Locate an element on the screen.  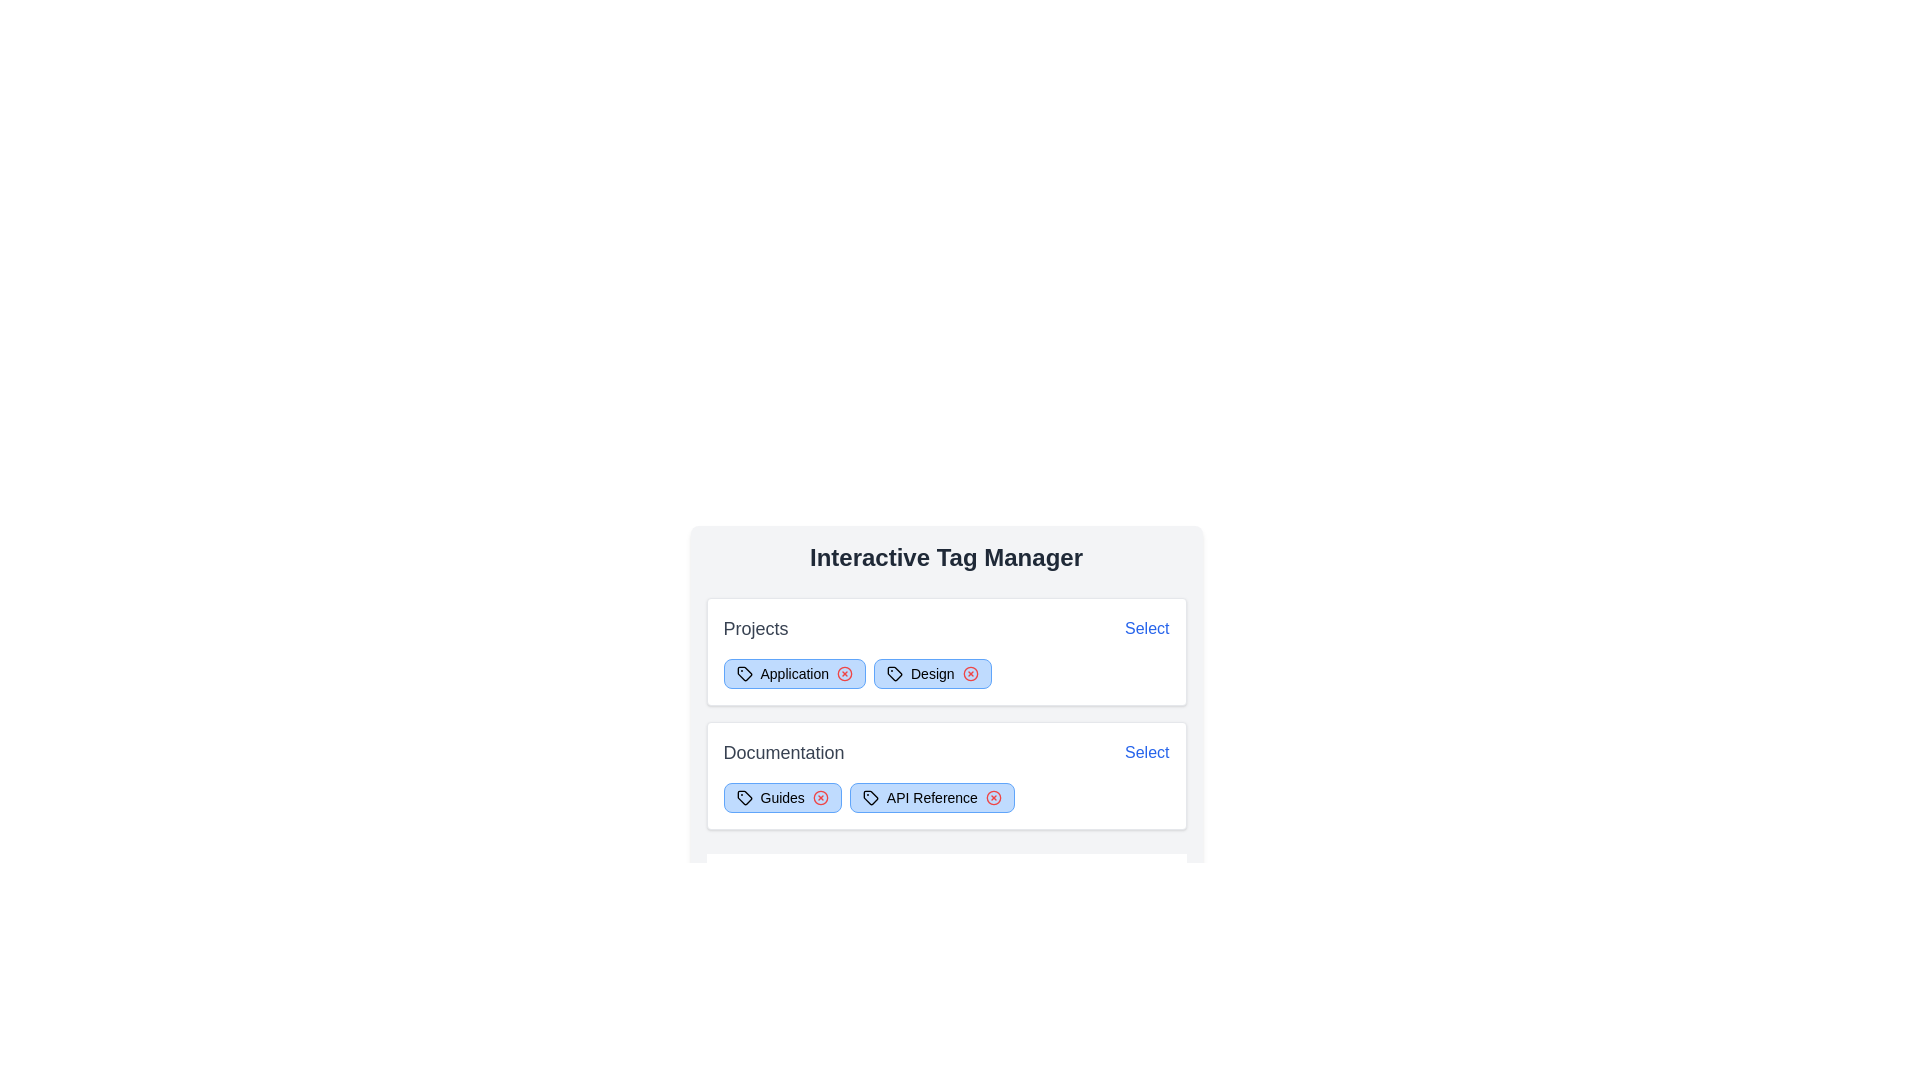
the clickable link positioned in the top-right corner of the 'Projects' card is located at coordinates (1147, 627).